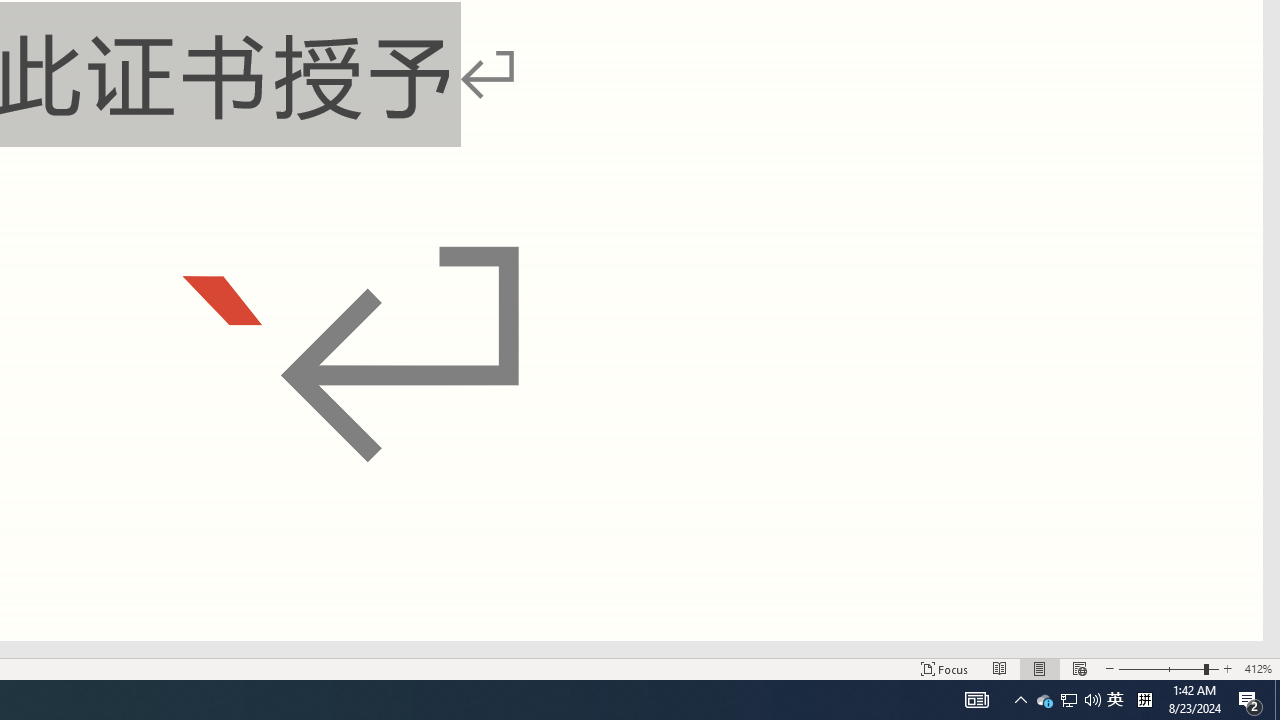 This screenshot has width=1280, height=720. I want to click on 'Tray Input Indicator - Chinese (Simplified, China)', so click(1144, 698).